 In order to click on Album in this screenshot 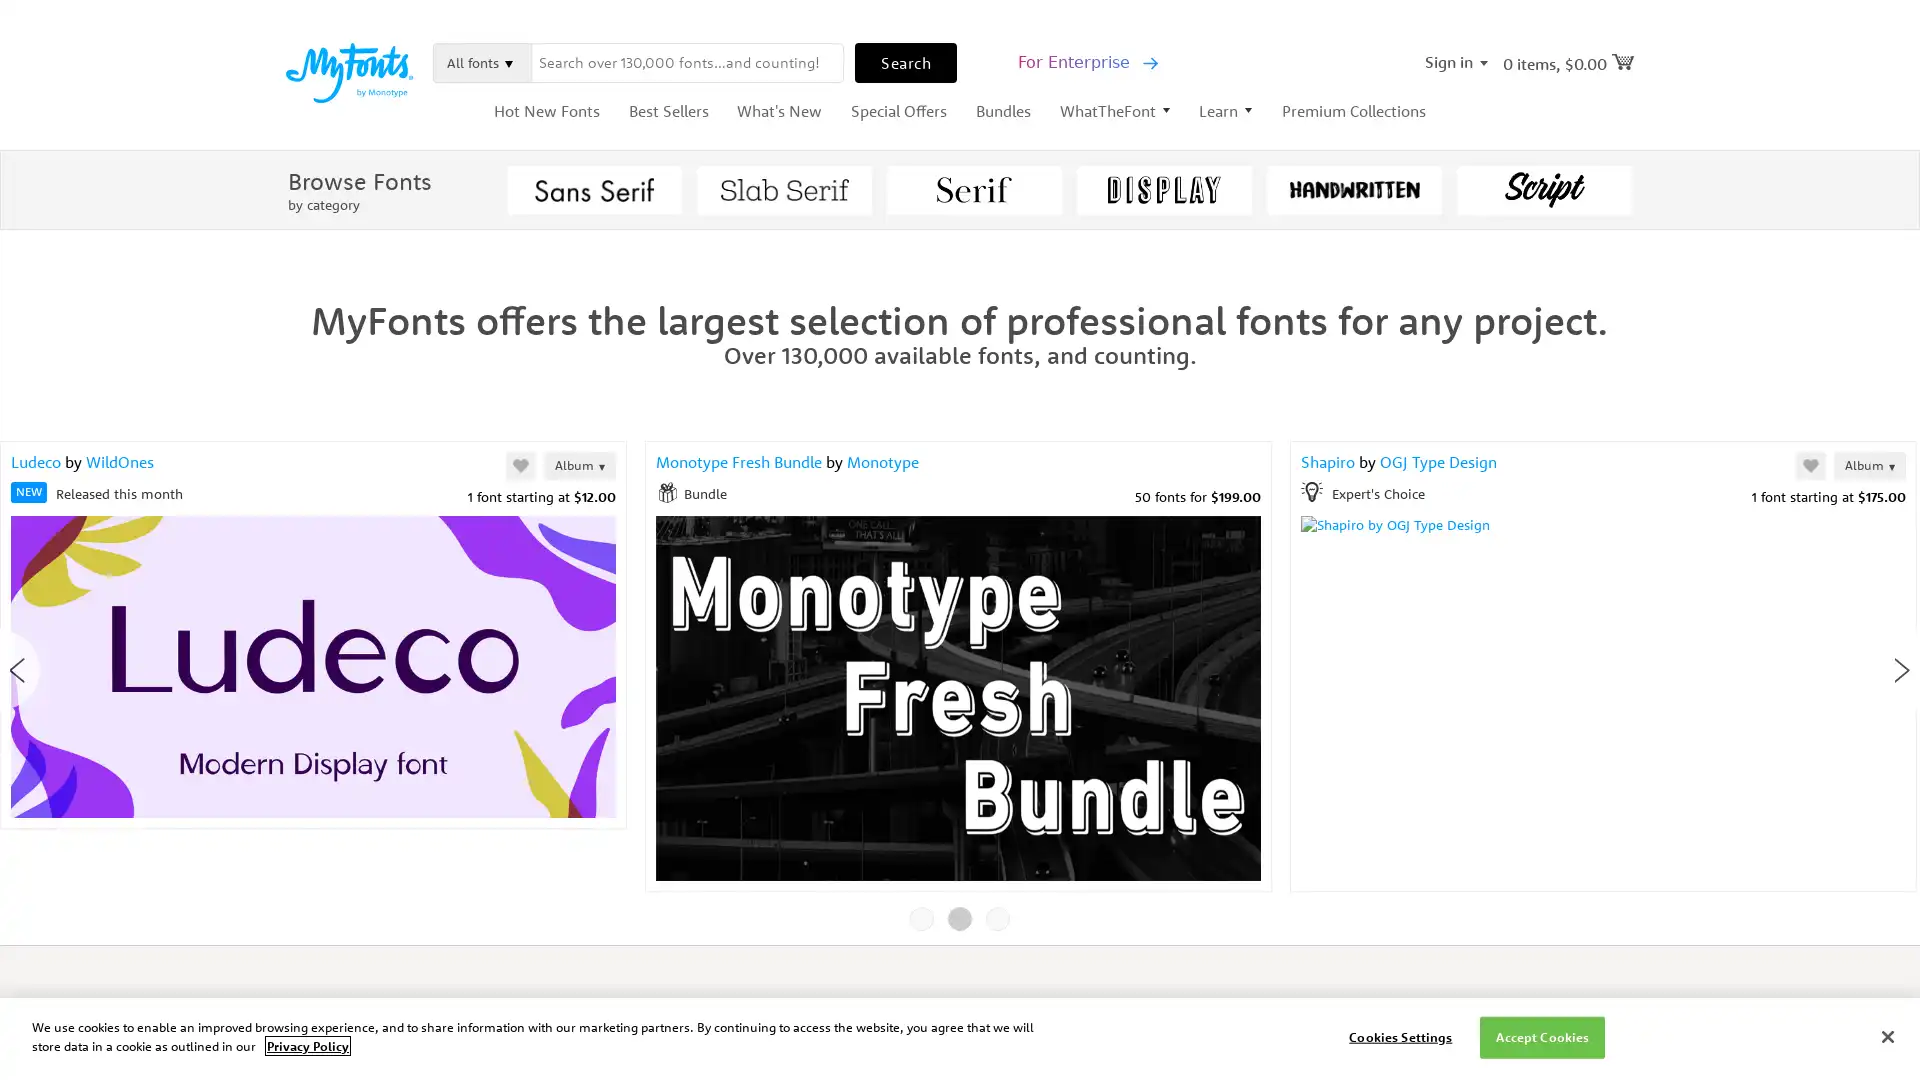, I will do `click(1868, 465)`.